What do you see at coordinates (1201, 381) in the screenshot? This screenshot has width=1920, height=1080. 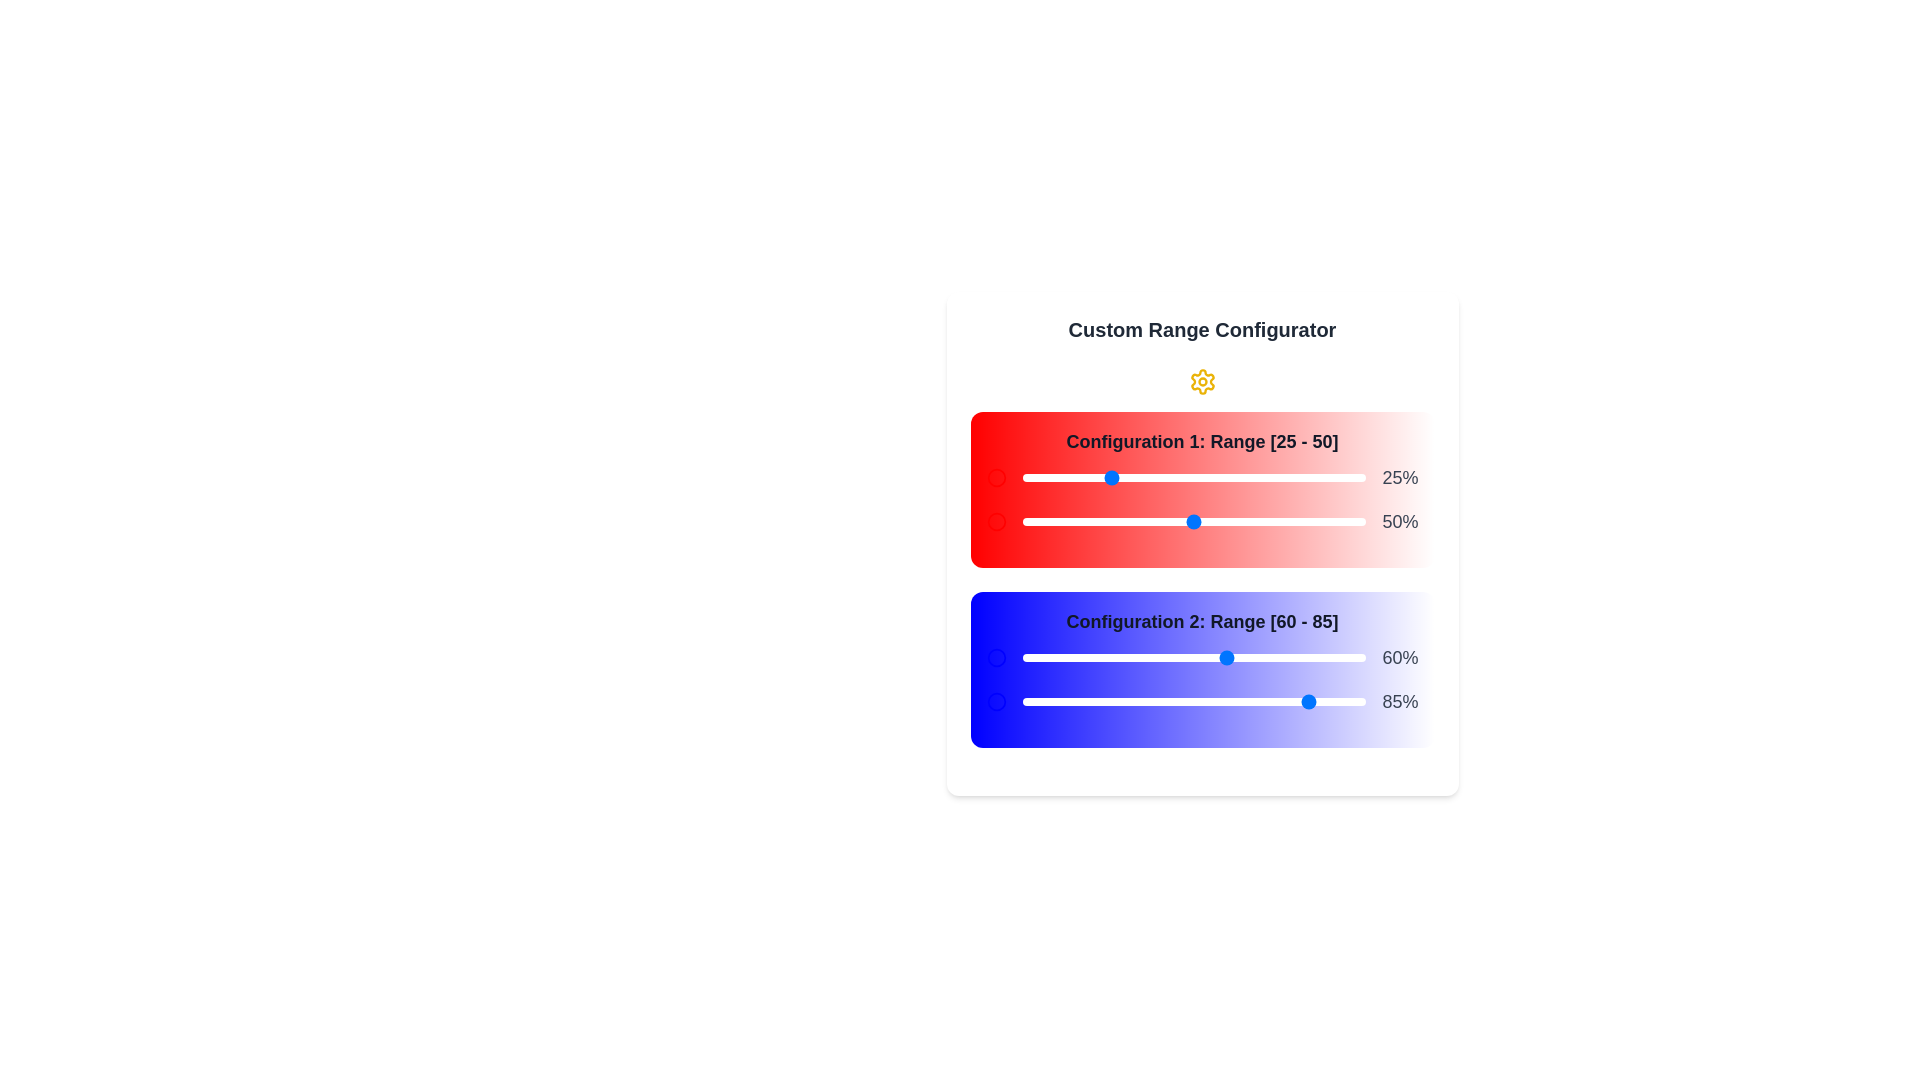 I see `the settings icon to access configuration options` at bounding box center [1201, 381].